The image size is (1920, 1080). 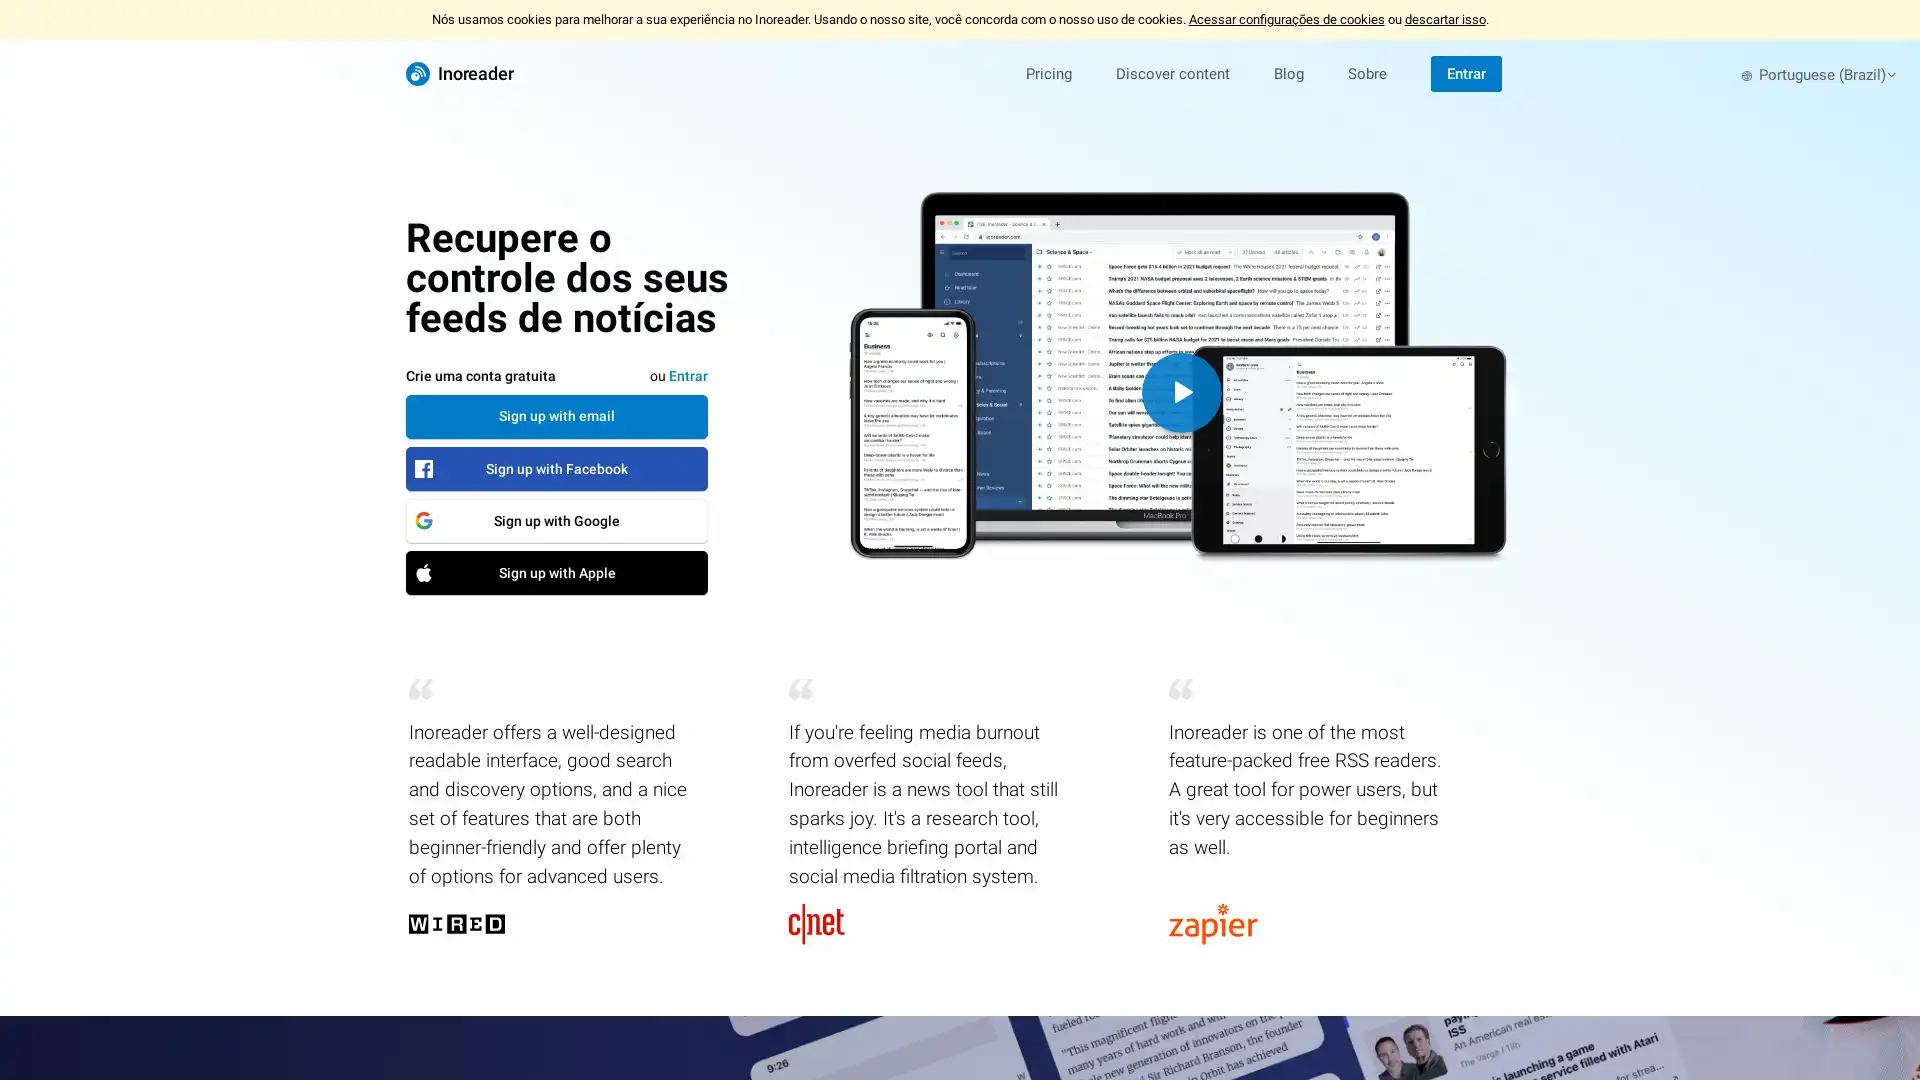 What do you see at coordinates (556, 415) in the screenshot?
I see `Sign up with email` at bounding box center [556, 415].